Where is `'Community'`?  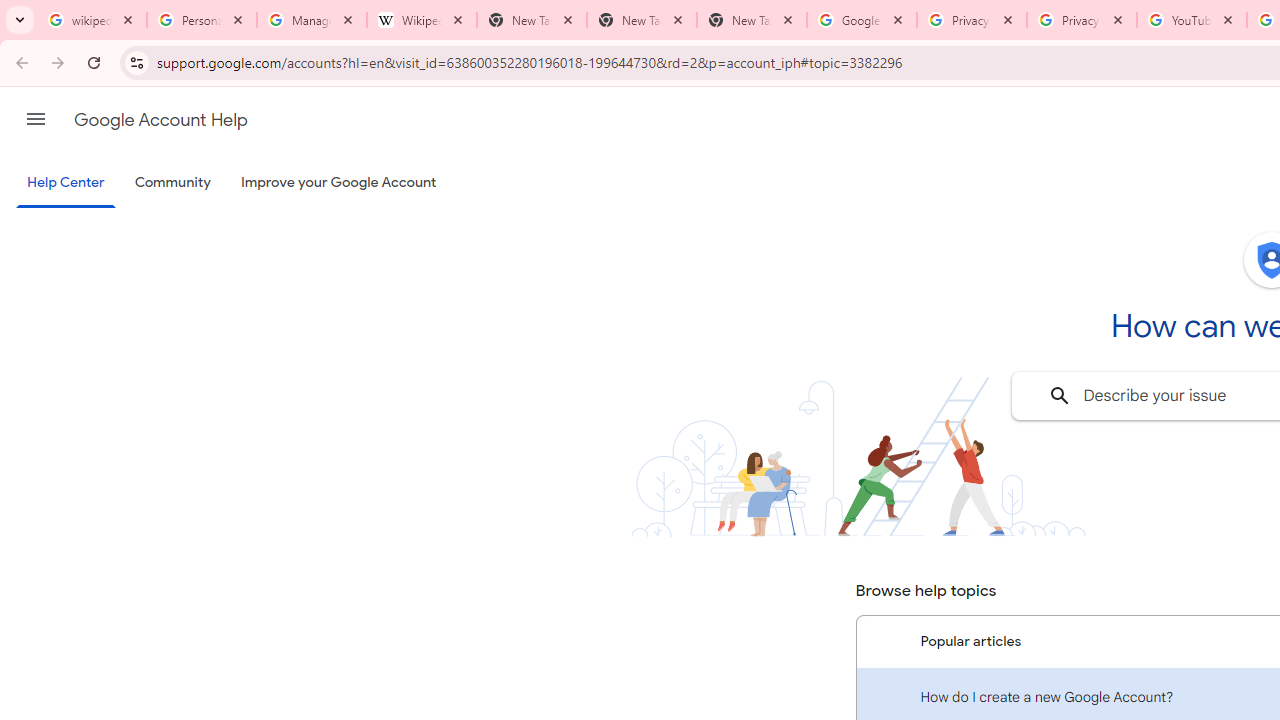 'Community' is located at coordinates (172, 183).